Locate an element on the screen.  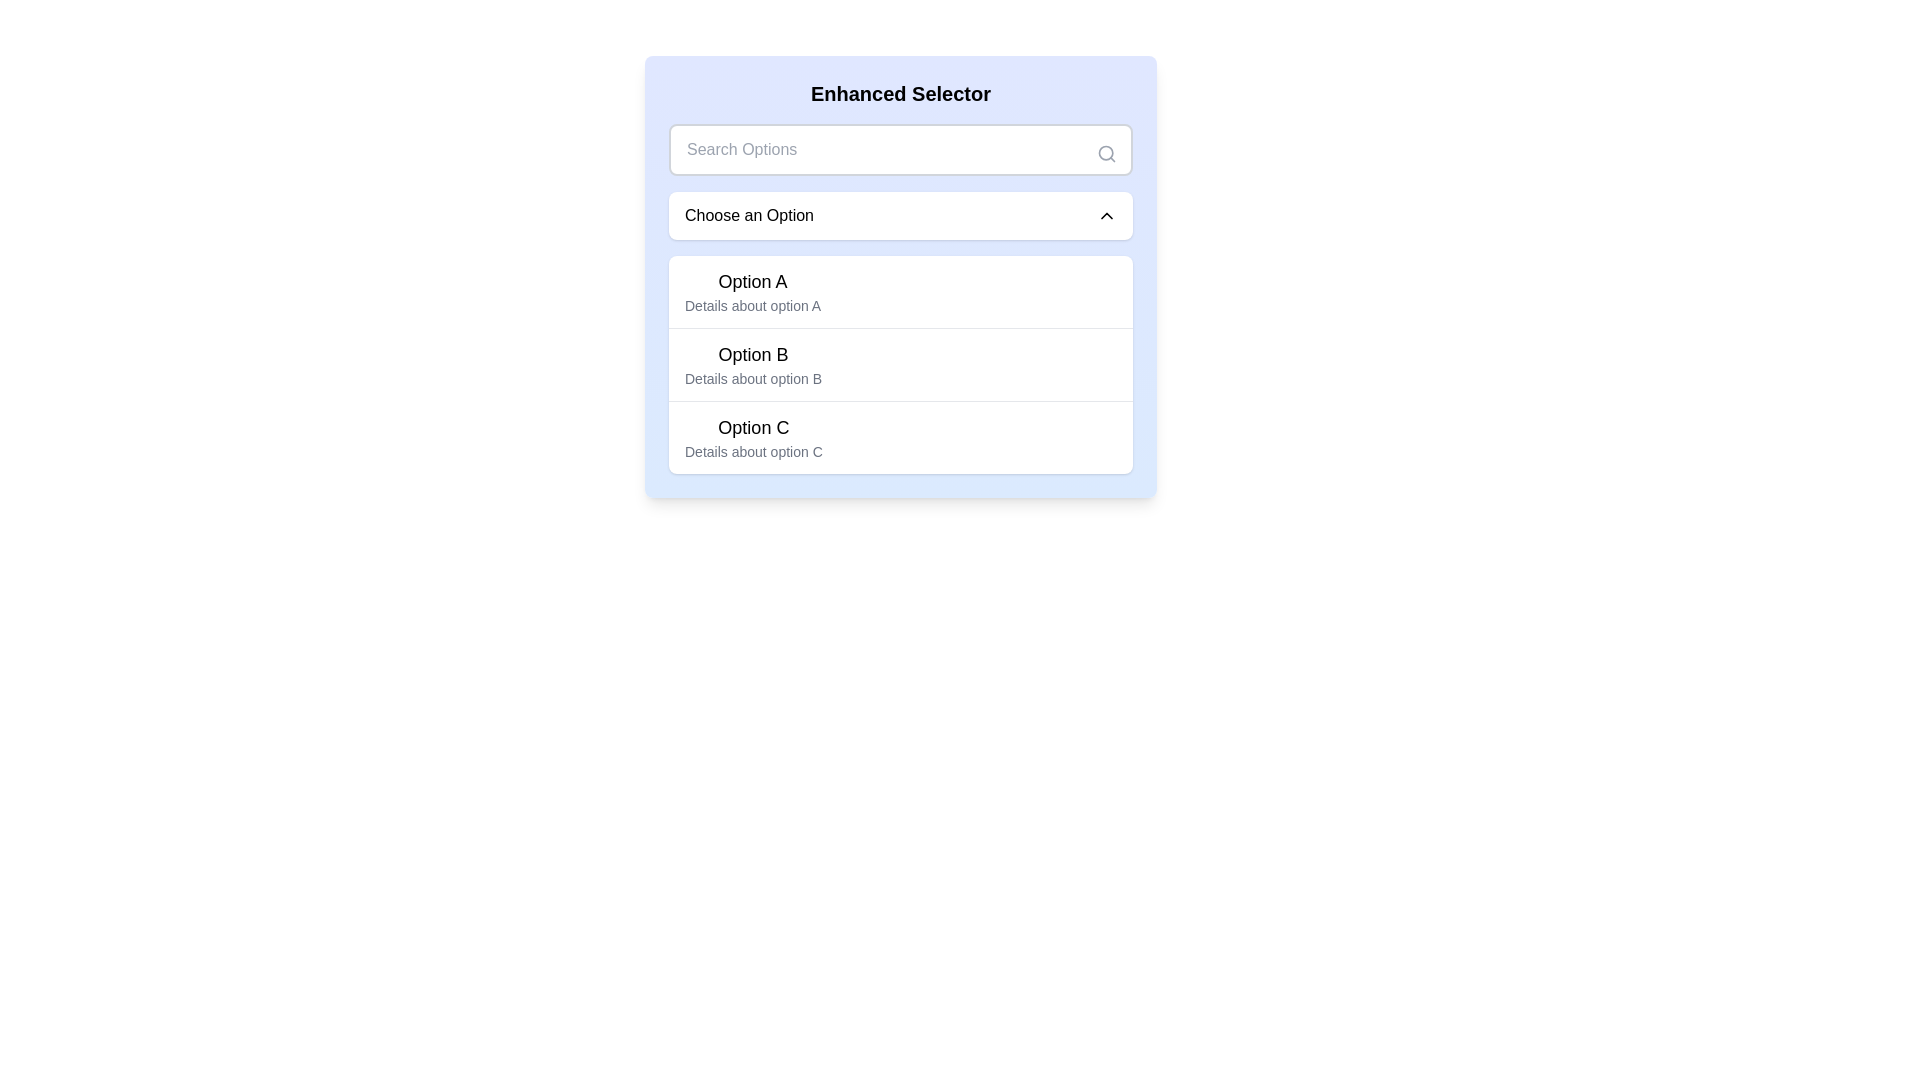
the selectable option labeled 'Option C' in the dropdown menu is located at coordinates (900, 436).